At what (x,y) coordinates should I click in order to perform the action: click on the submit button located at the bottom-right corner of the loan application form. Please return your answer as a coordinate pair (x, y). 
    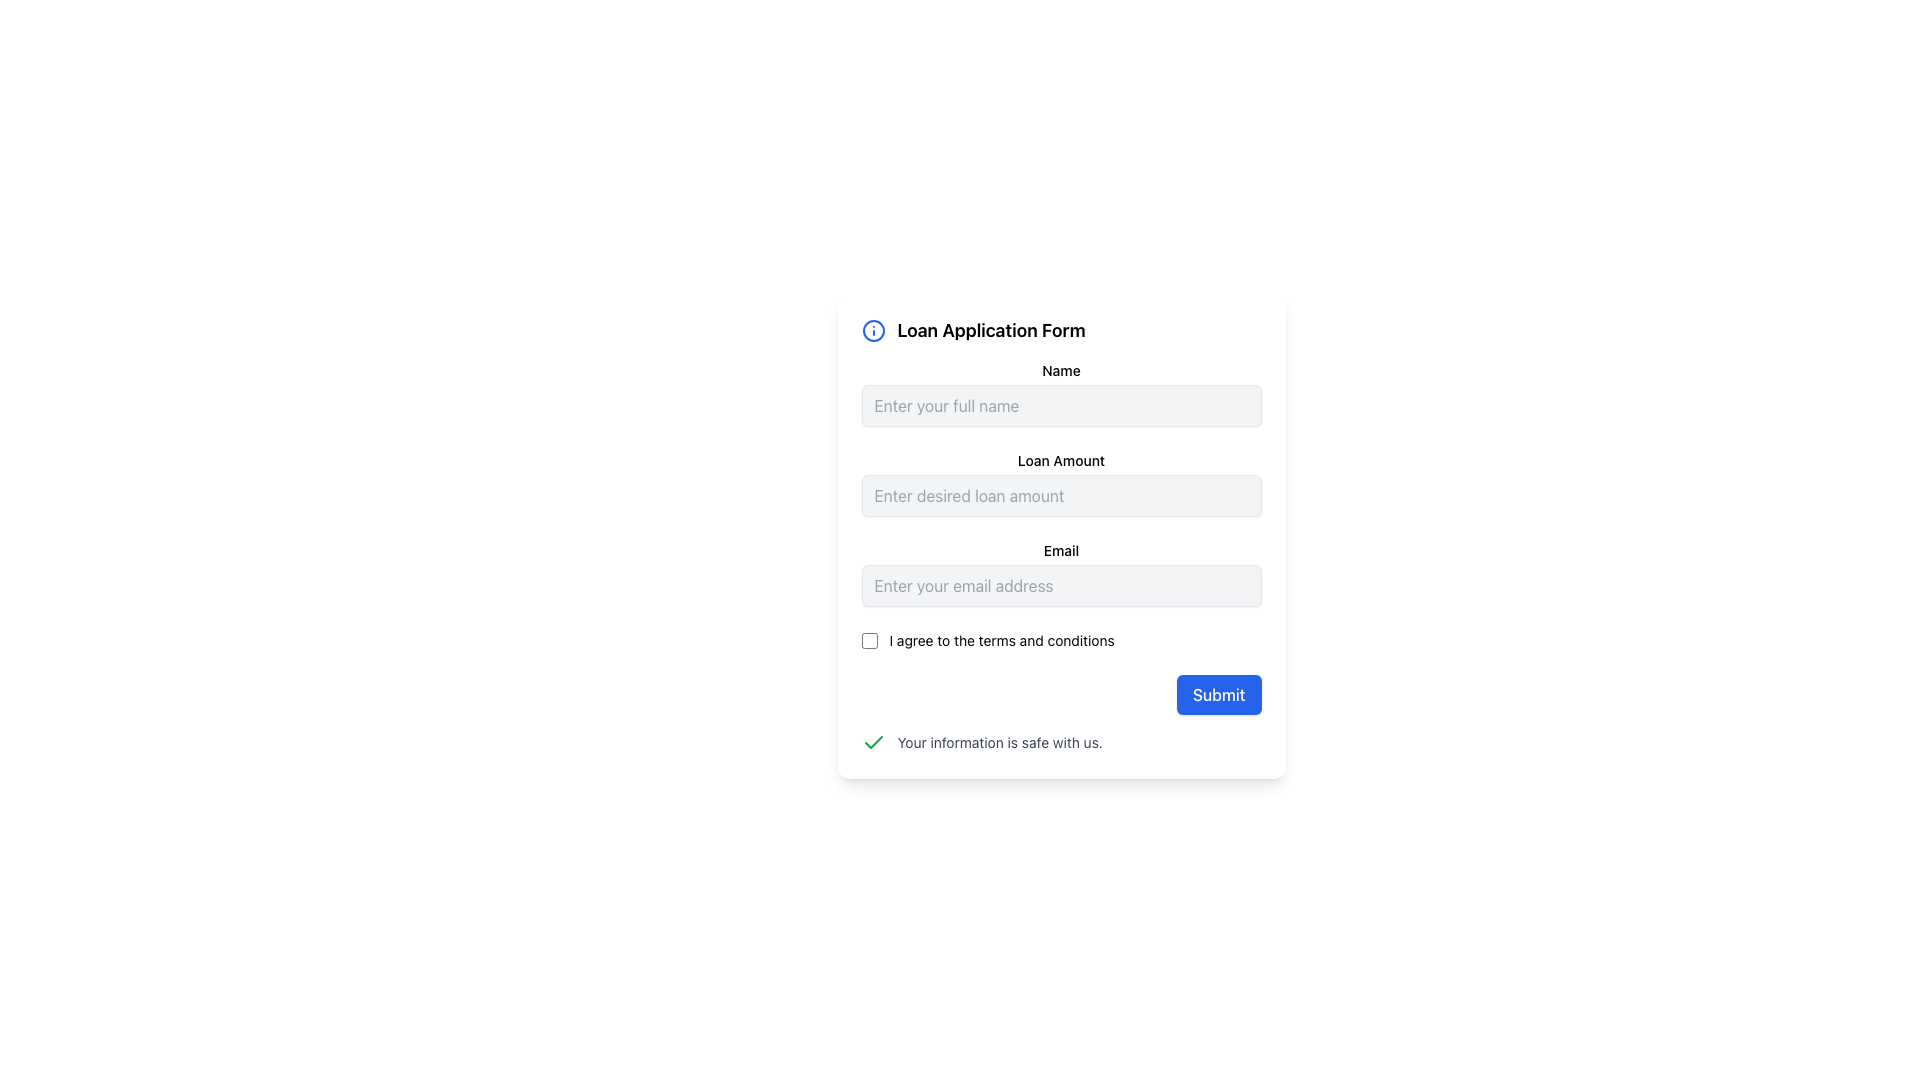
    Looking at the image, I should click on (1218, 693).